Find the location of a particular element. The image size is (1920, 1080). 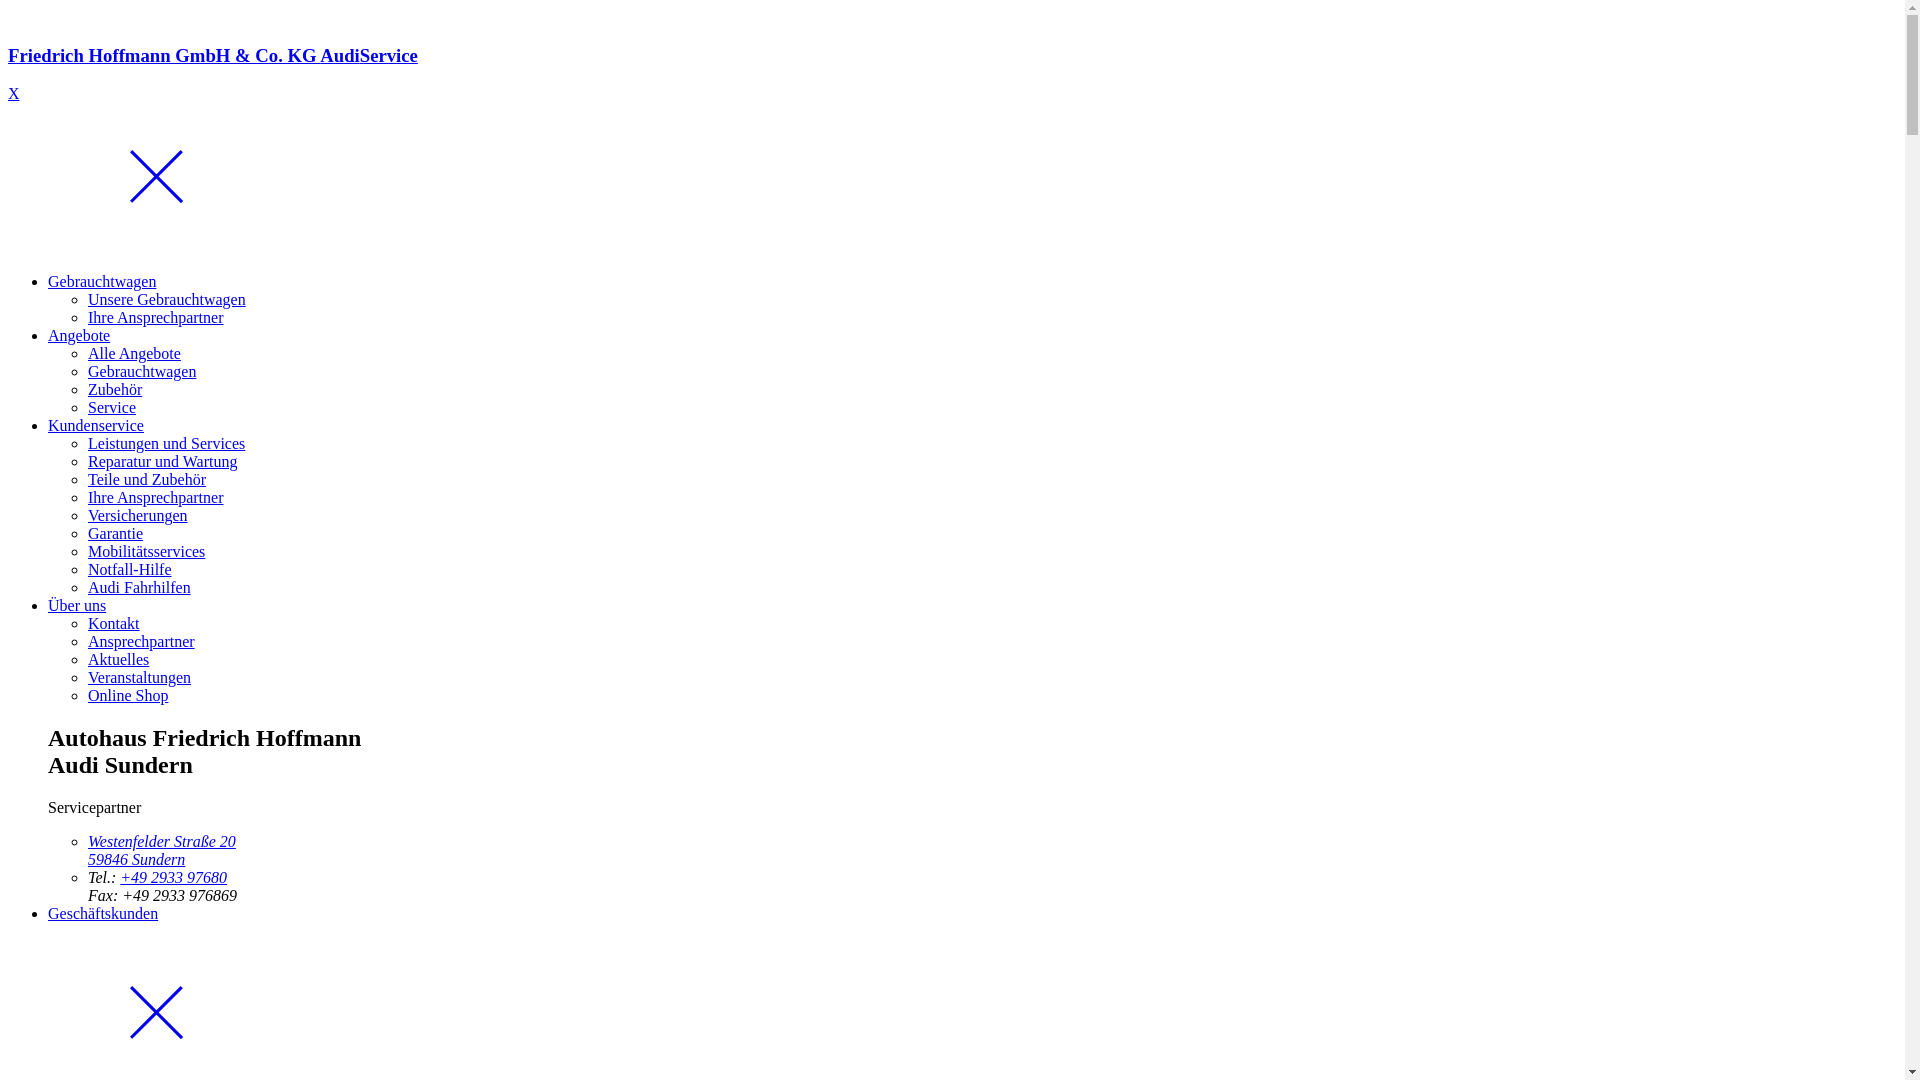

'Gebrauchtwagen' is located at coordinates (141, 371).